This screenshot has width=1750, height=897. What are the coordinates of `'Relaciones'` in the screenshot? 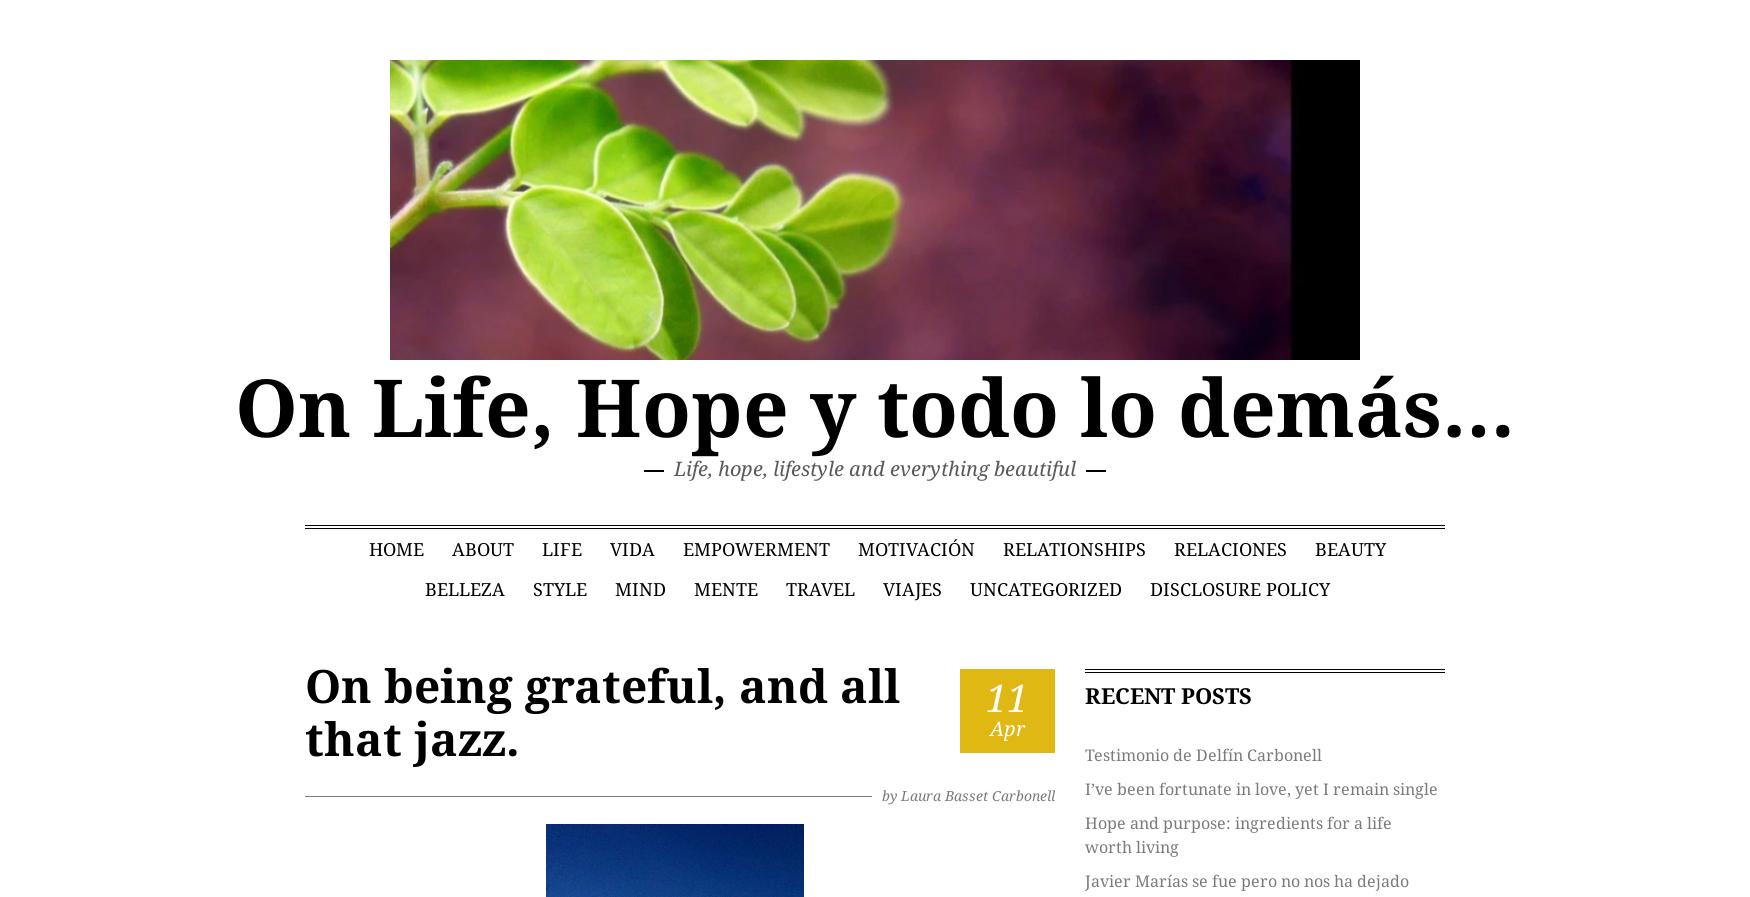 It's located at (1229, 548).